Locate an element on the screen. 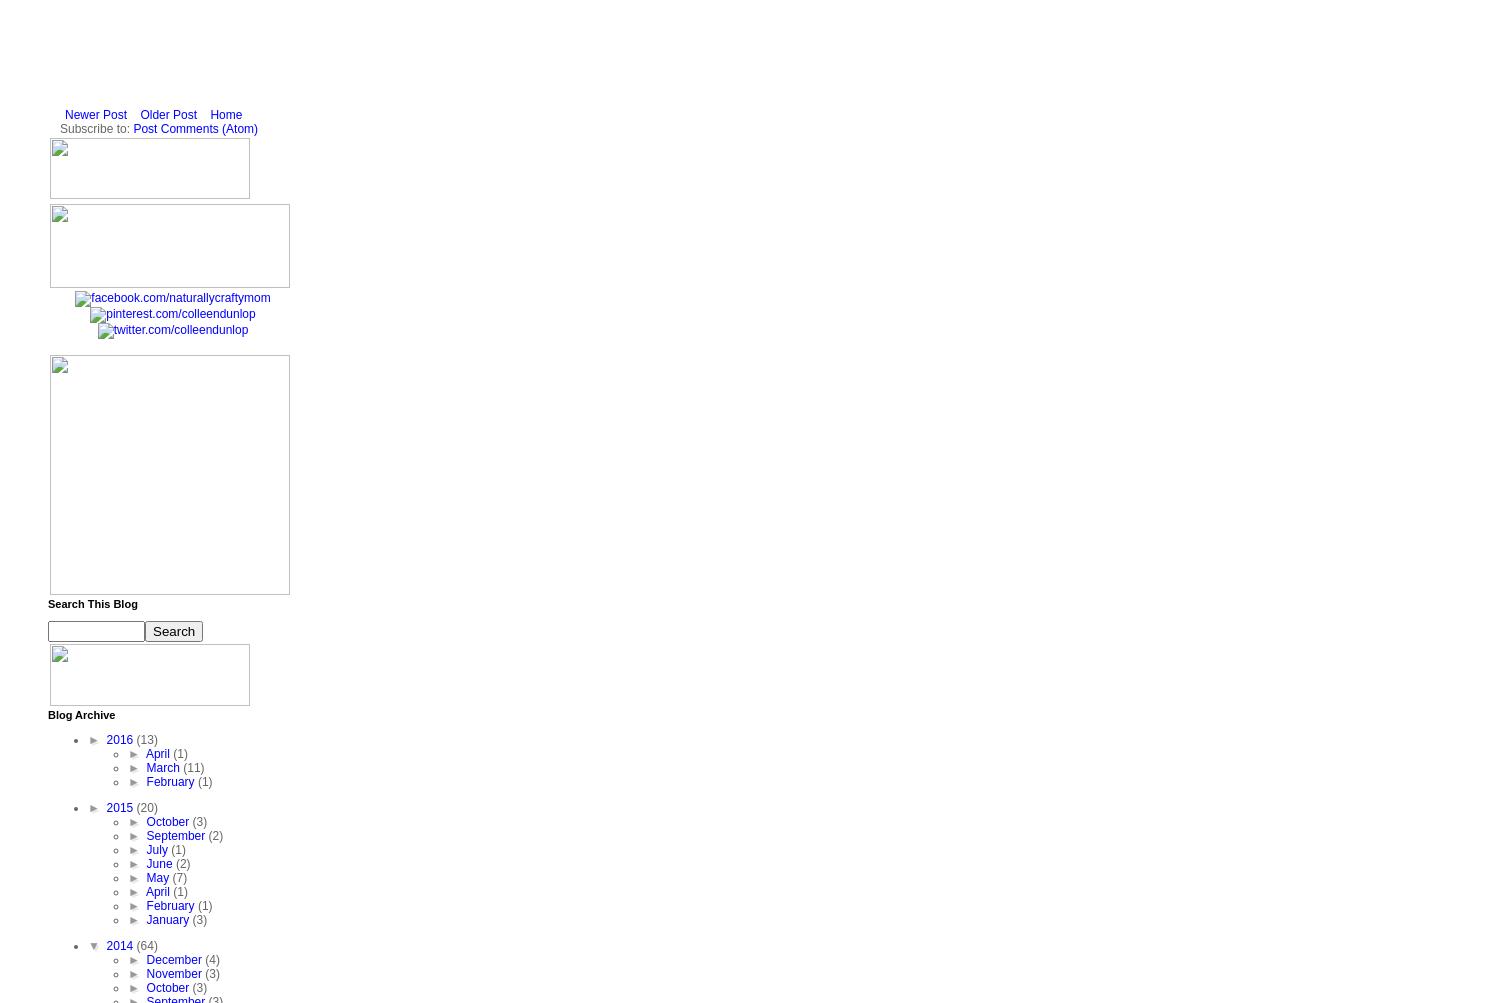 The width and height of the screenshot is (1508, 1003). 'December' is located at coordinates (175, 958).